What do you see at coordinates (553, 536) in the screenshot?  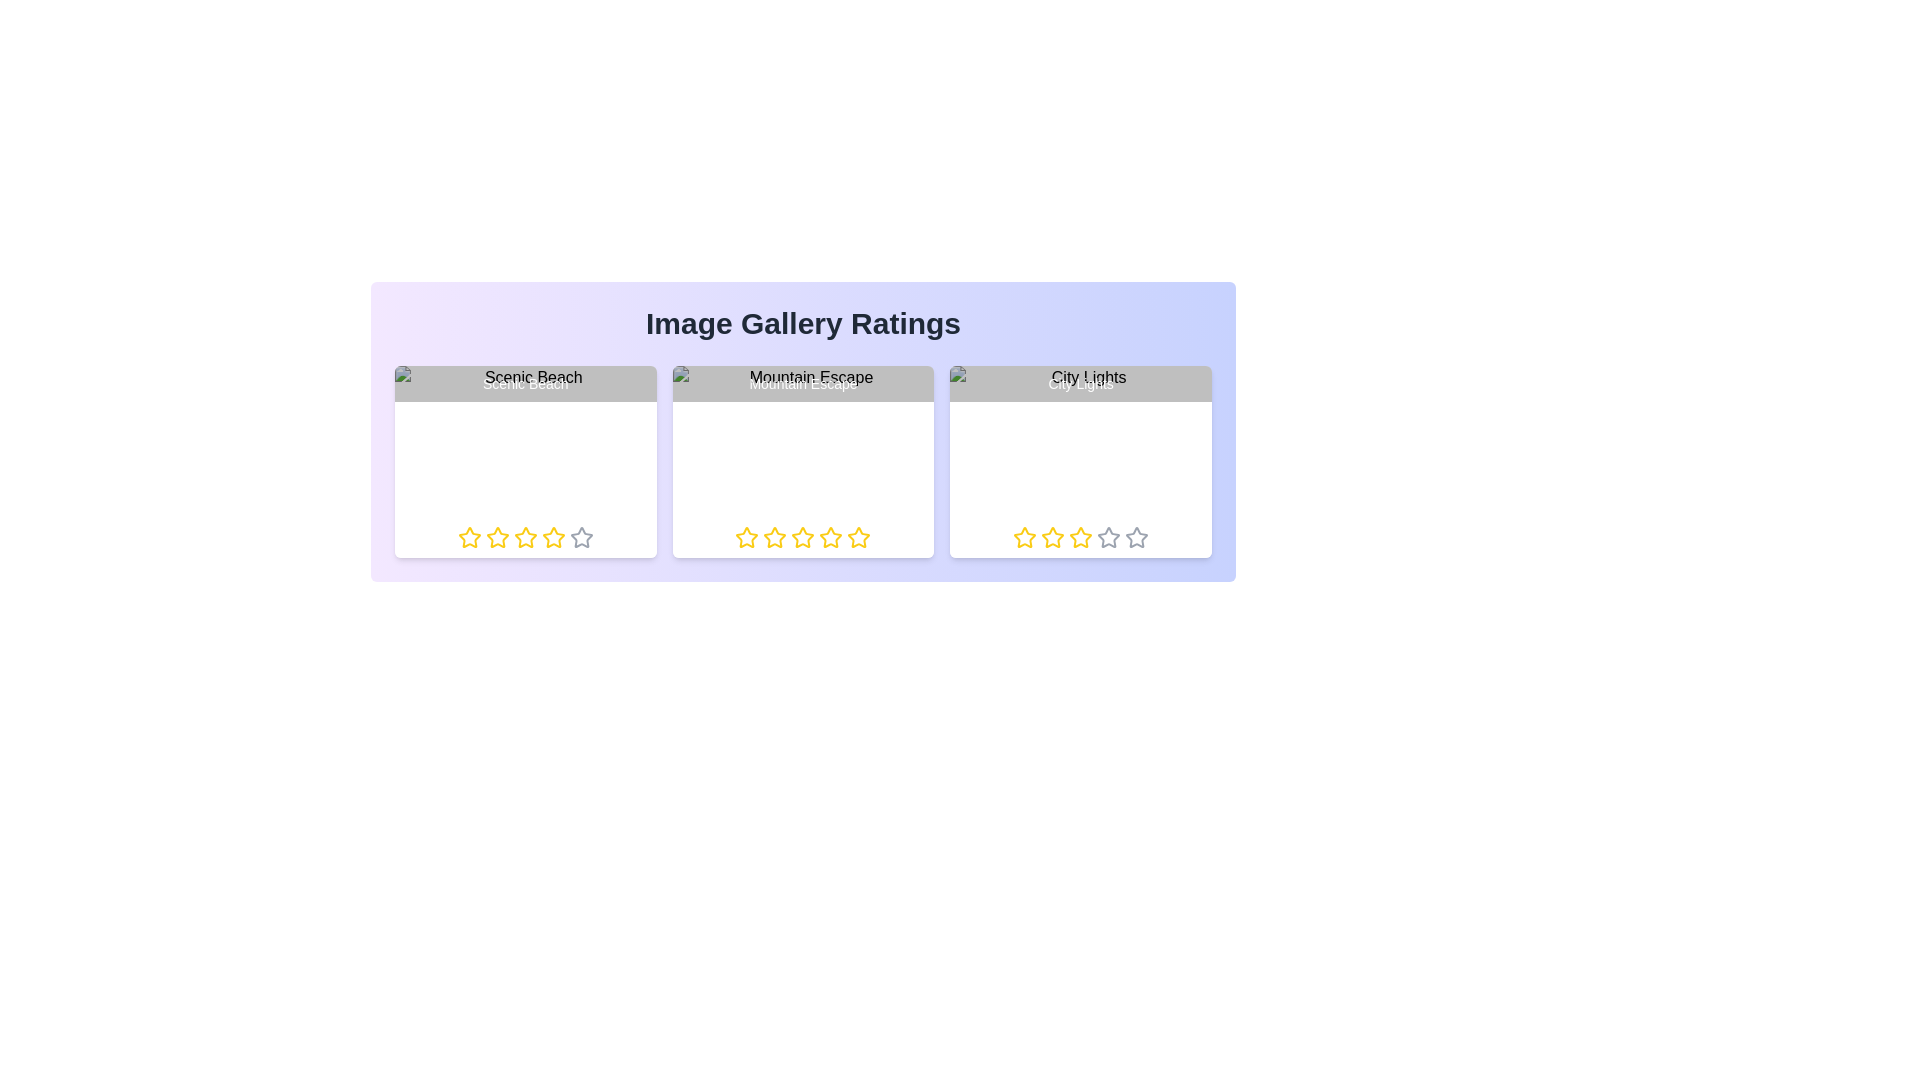 I see `the rating of an image to 4 stars by clicking on the respective star` at bounding box center [553, 536].